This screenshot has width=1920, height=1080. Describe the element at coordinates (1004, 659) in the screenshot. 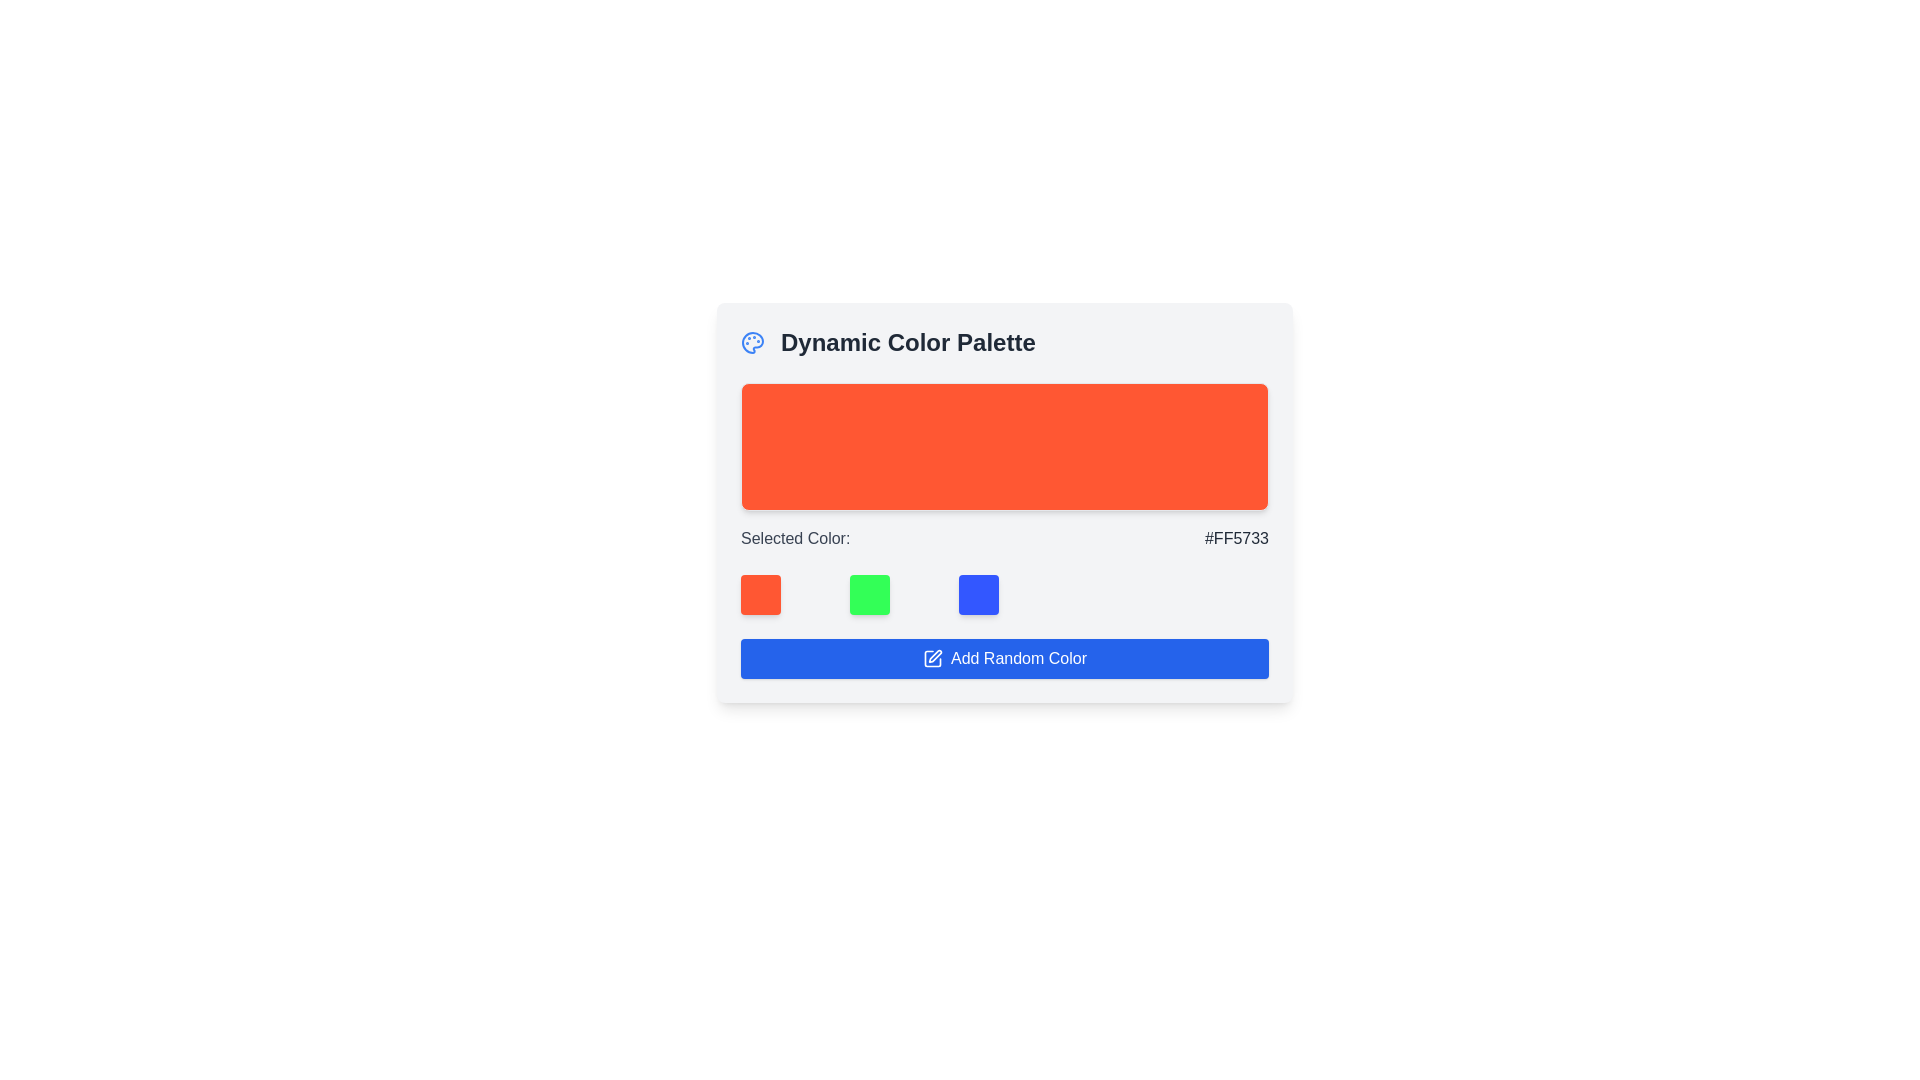

I see `the button at the bottom of the 'Dynamic Color Palette' card to observe the hover effects` at that location.